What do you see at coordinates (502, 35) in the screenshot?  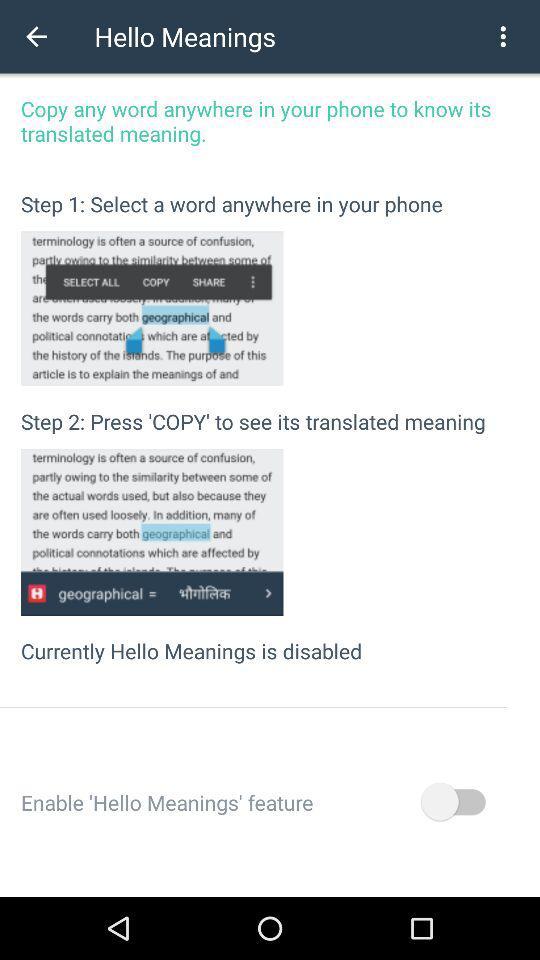 I see `additional setting options` at bounding box center [502, 35].